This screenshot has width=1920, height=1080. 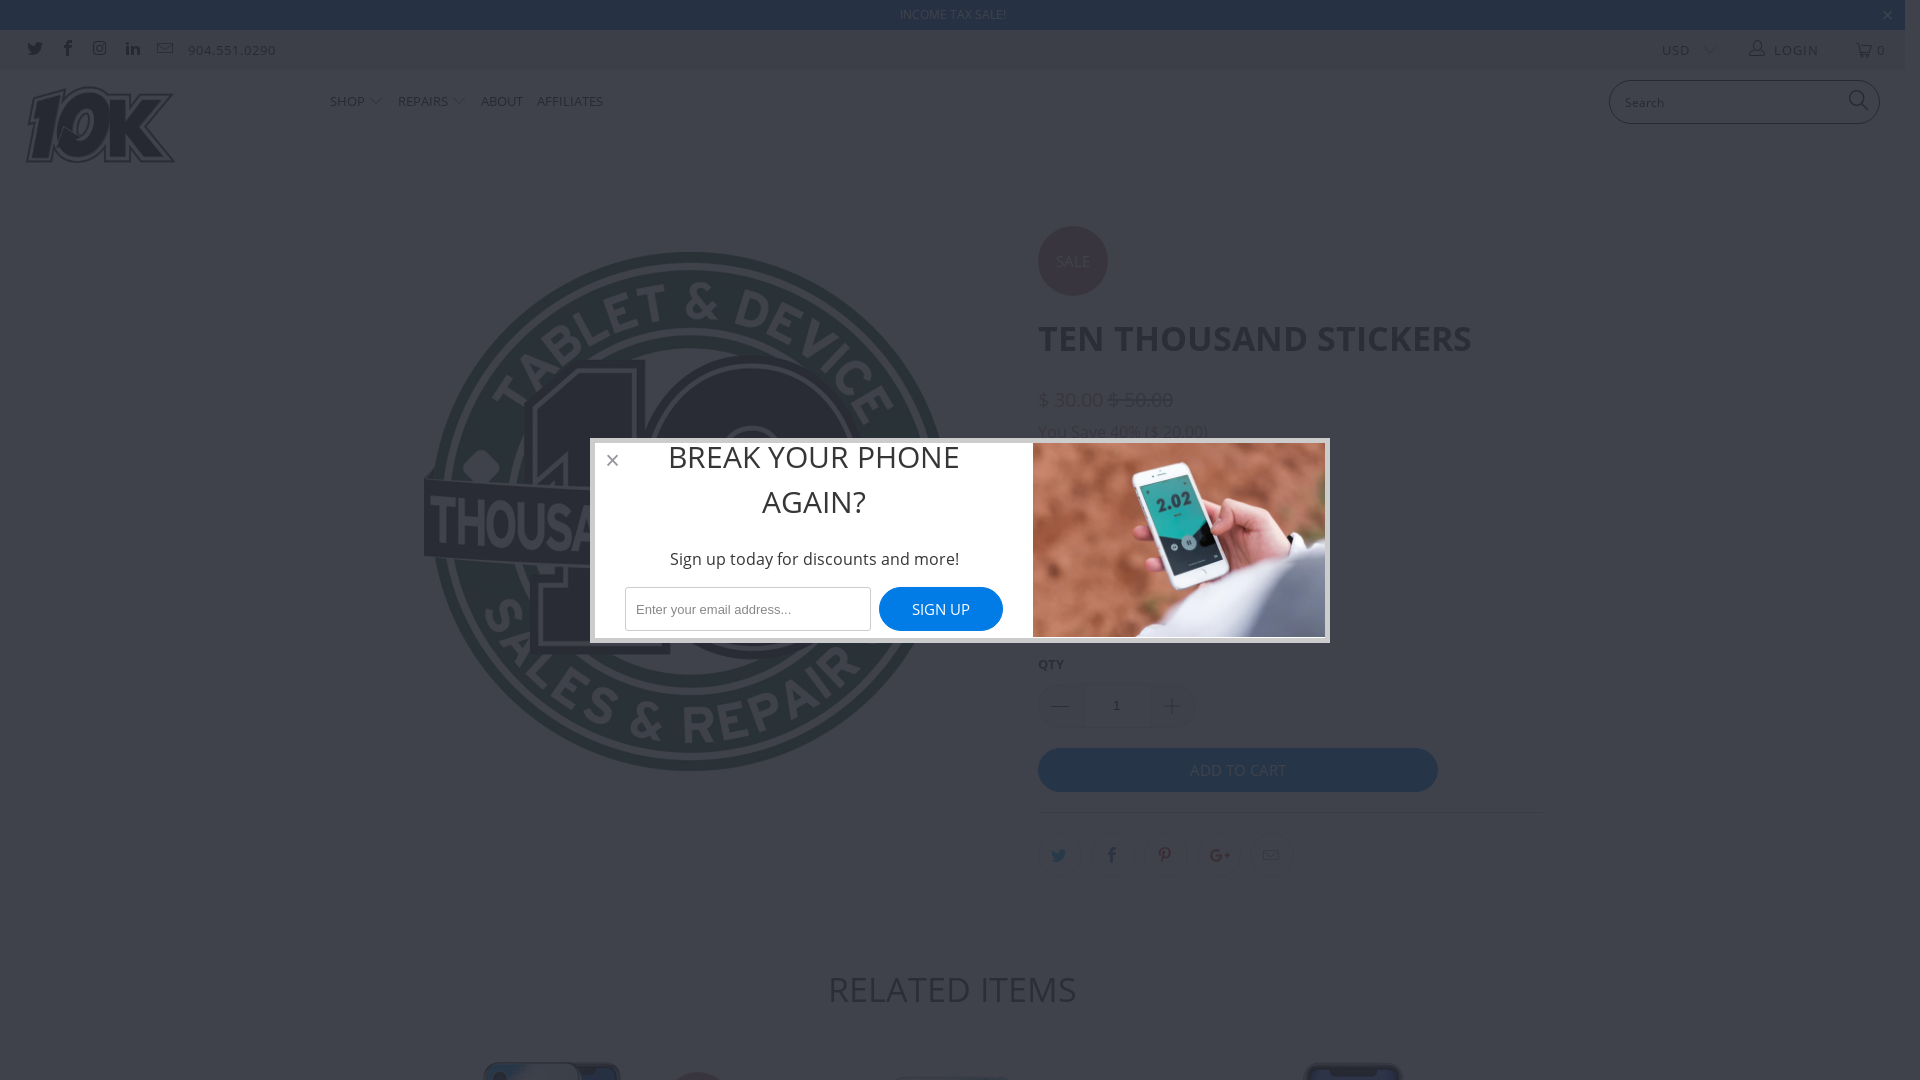 I want to click on 'AFFILIATES', so click(x=569, y=102).